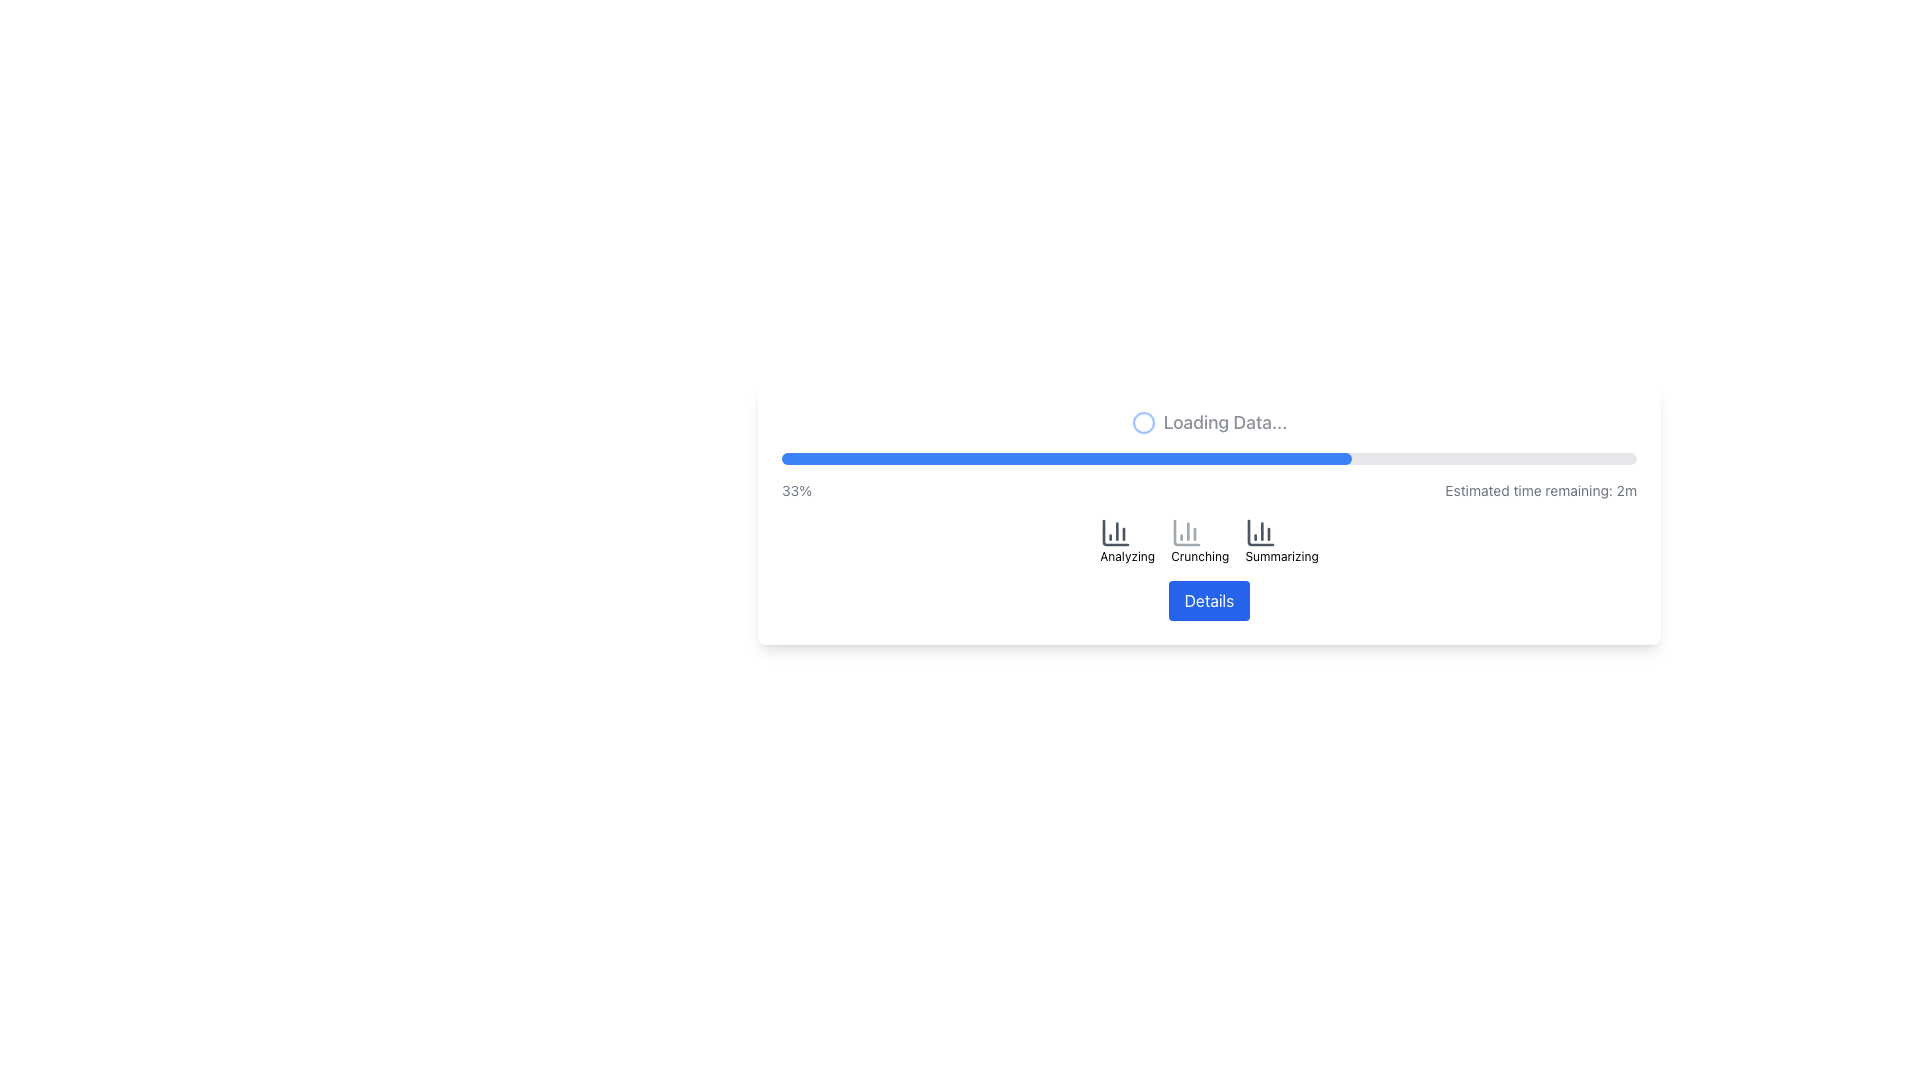 This screenshot has width=1920, height=1080. Describe the element at coordinates (1143, 422) in the screenshot. I see `the animated spinner located to the left of the 'Loading Data...' text, which serves as a visual indication of a loading process` at that location.